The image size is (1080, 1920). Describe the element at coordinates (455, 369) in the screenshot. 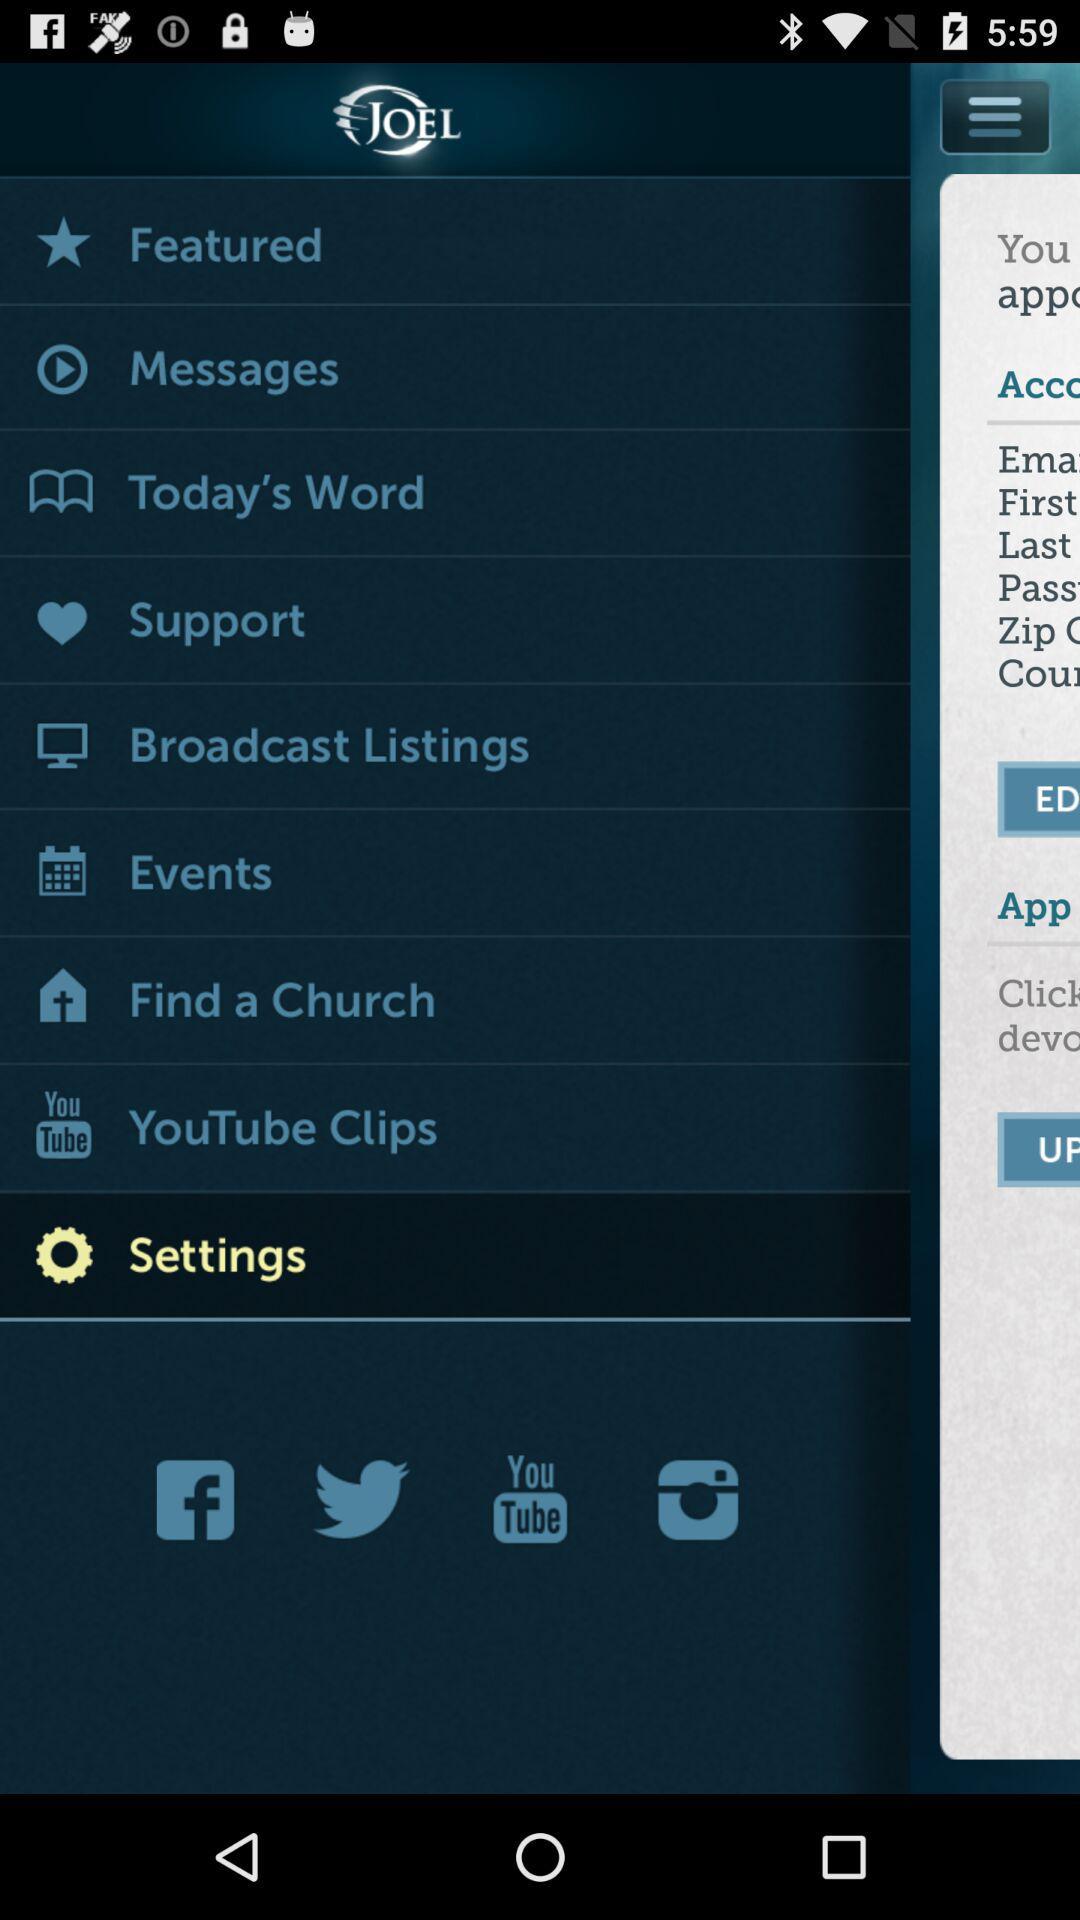

I see `messages menu` at that location.